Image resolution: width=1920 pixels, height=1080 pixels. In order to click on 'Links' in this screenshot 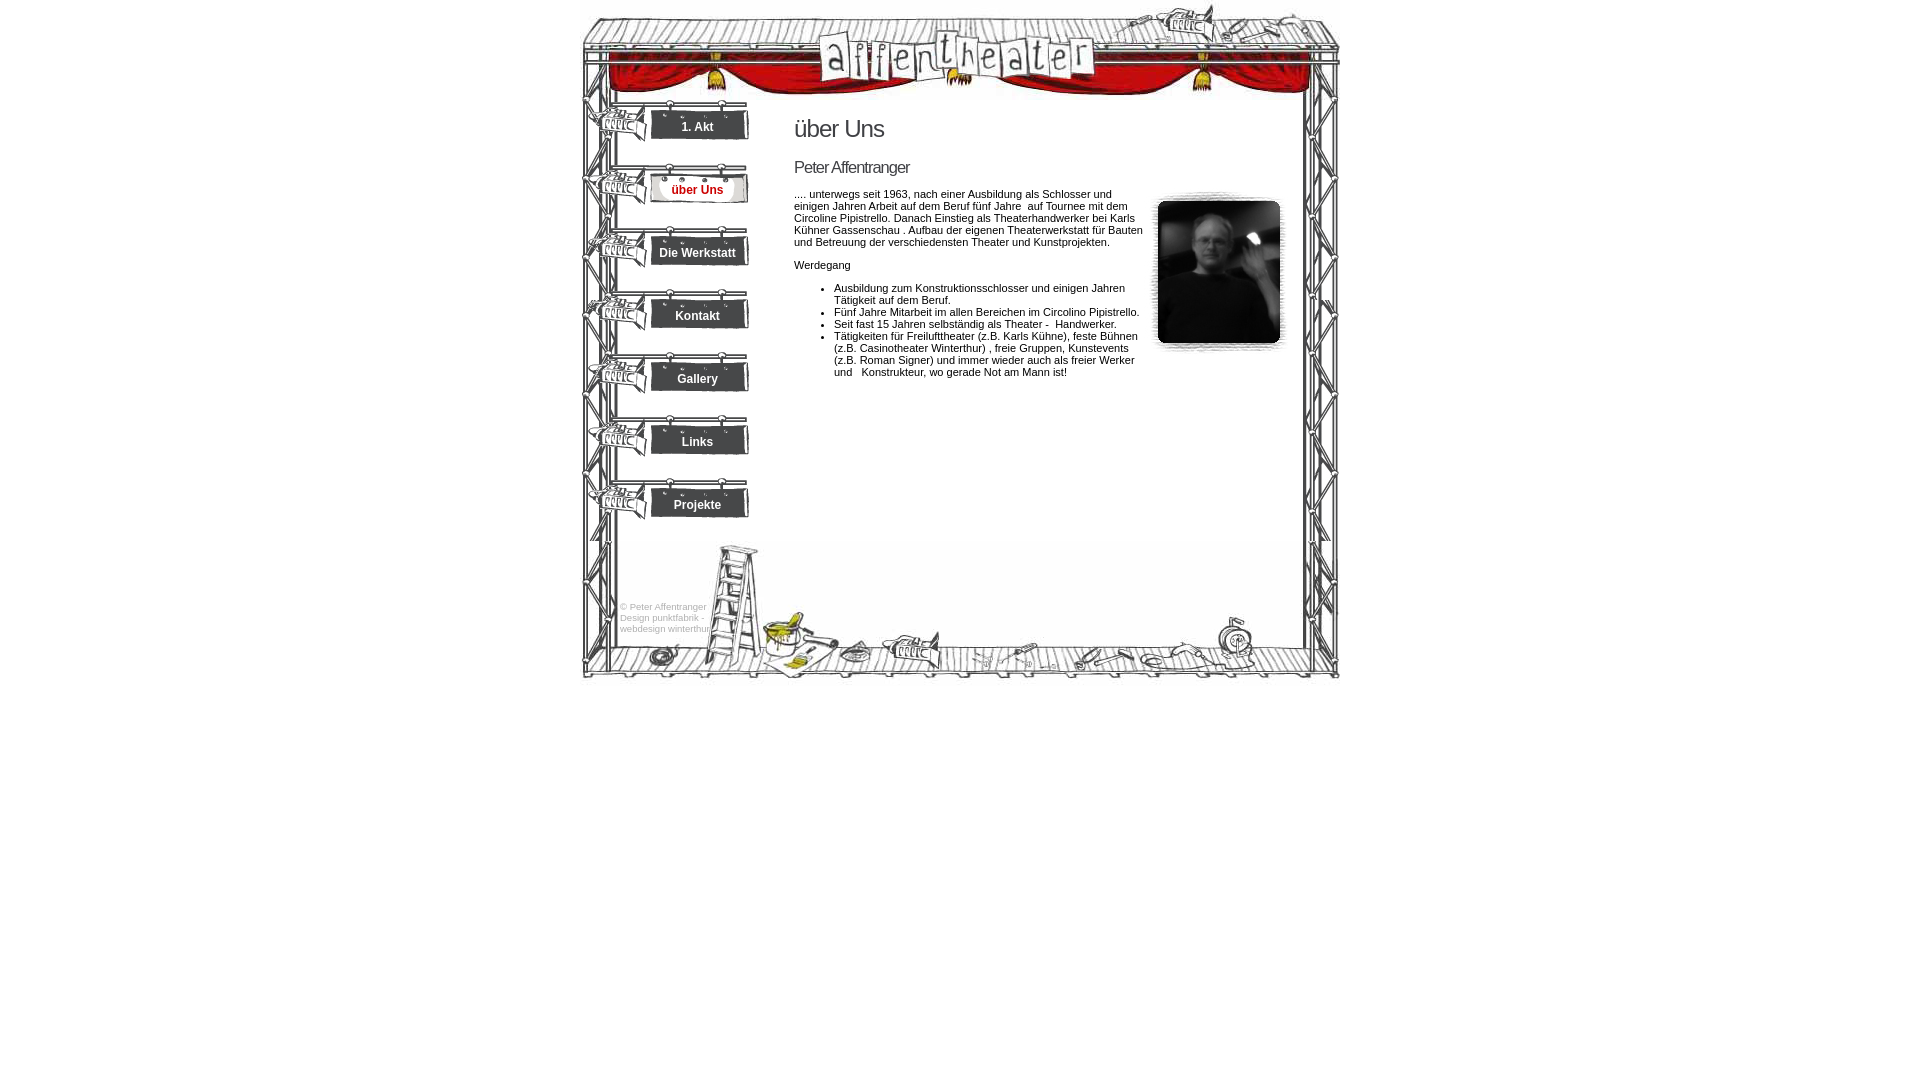, I will do `click(668, 445)`.